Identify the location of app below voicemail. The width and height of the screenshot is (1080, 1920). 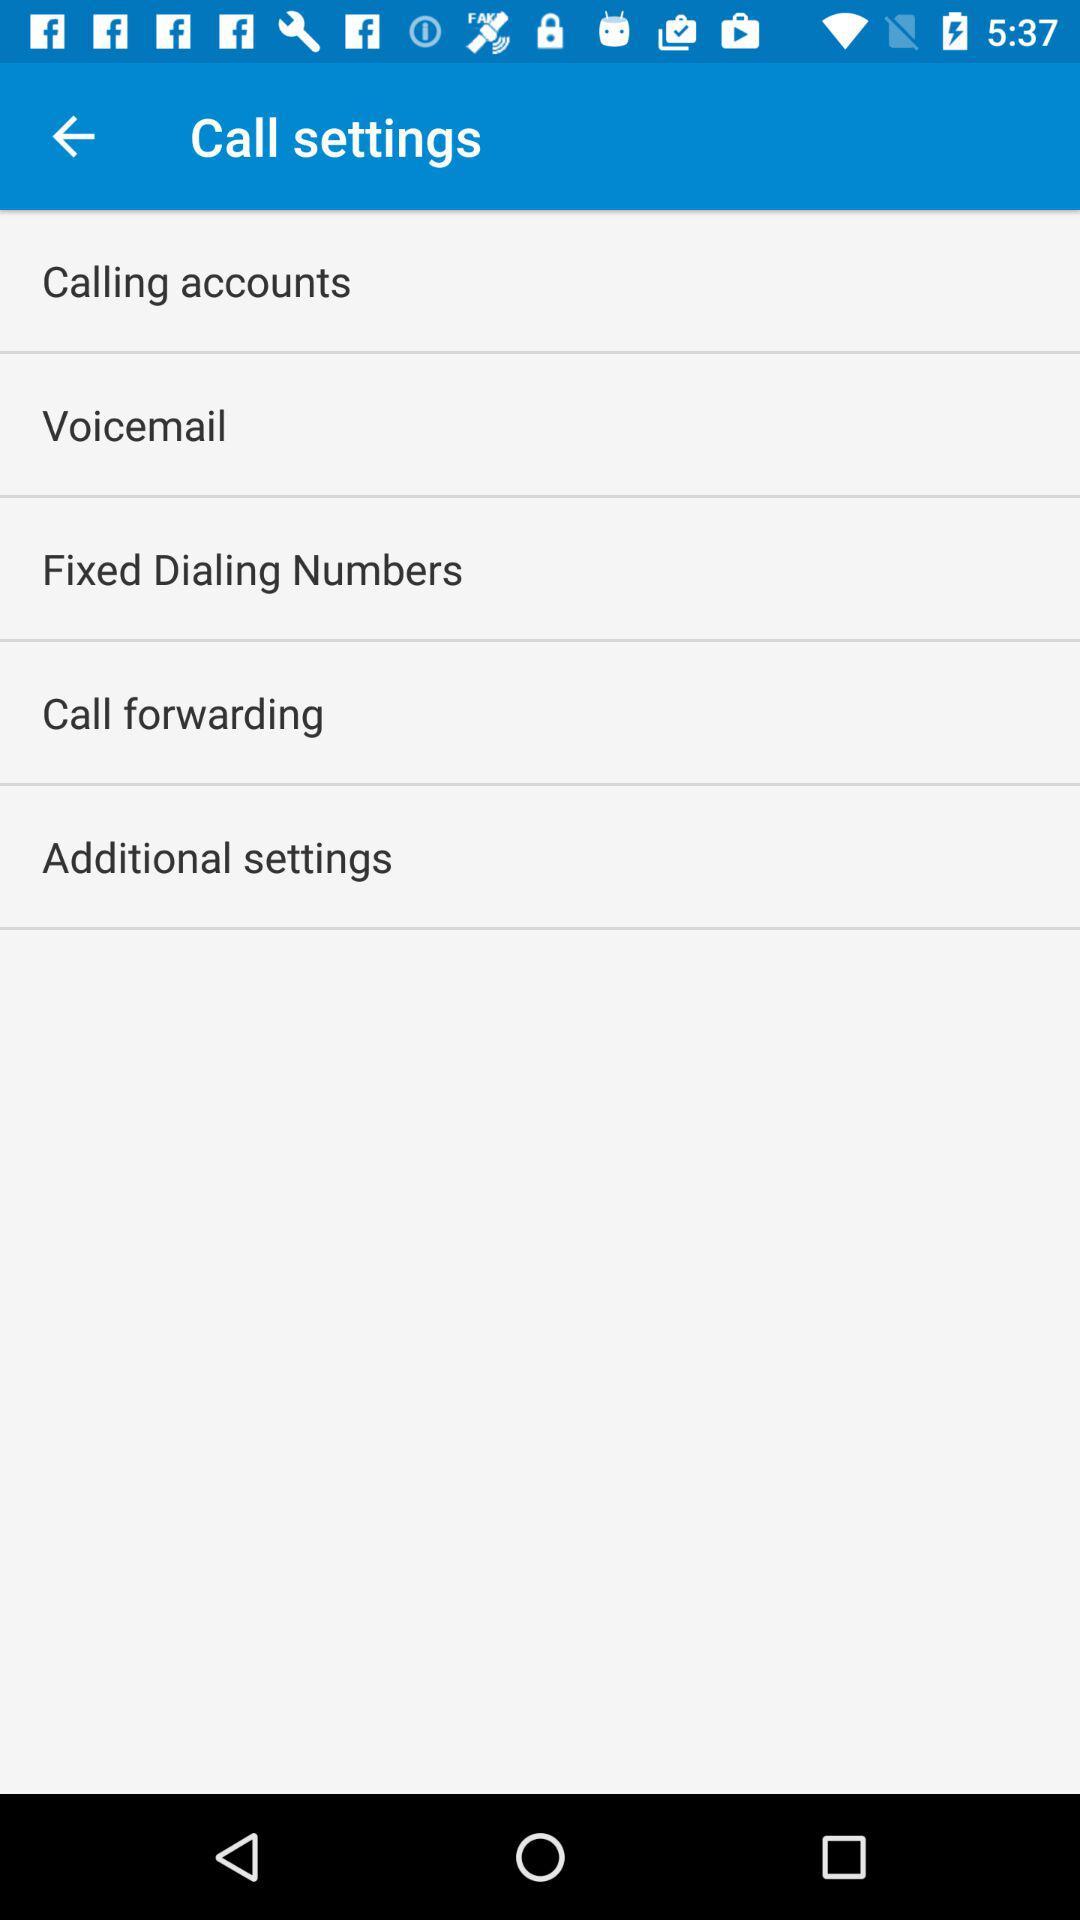
(251, 567).